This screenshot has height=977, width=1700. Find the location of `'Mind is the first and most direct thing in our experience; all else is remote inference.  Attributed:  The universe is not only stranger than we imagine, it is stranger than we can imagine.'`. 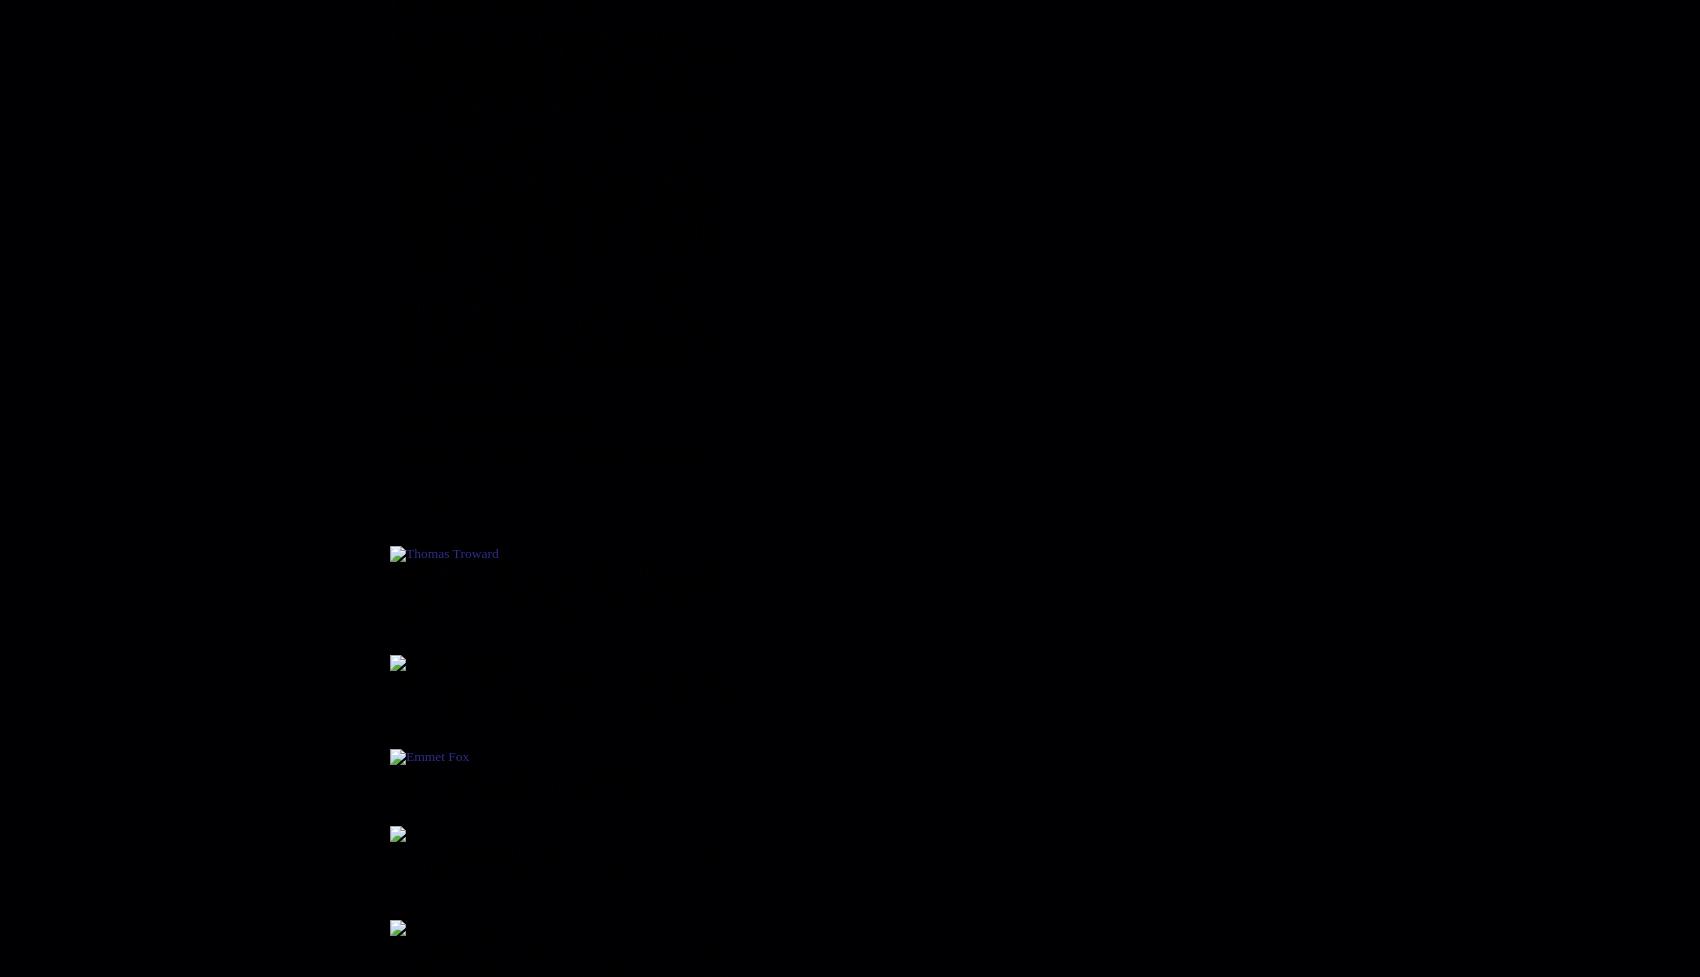

'Mind is the first and most direct thing in our experience; all else is remote inference.  Attributed:  The universe is not only stranger than we imagine, it is stranger than we can imagine.' is located at coordinates (563, 694).